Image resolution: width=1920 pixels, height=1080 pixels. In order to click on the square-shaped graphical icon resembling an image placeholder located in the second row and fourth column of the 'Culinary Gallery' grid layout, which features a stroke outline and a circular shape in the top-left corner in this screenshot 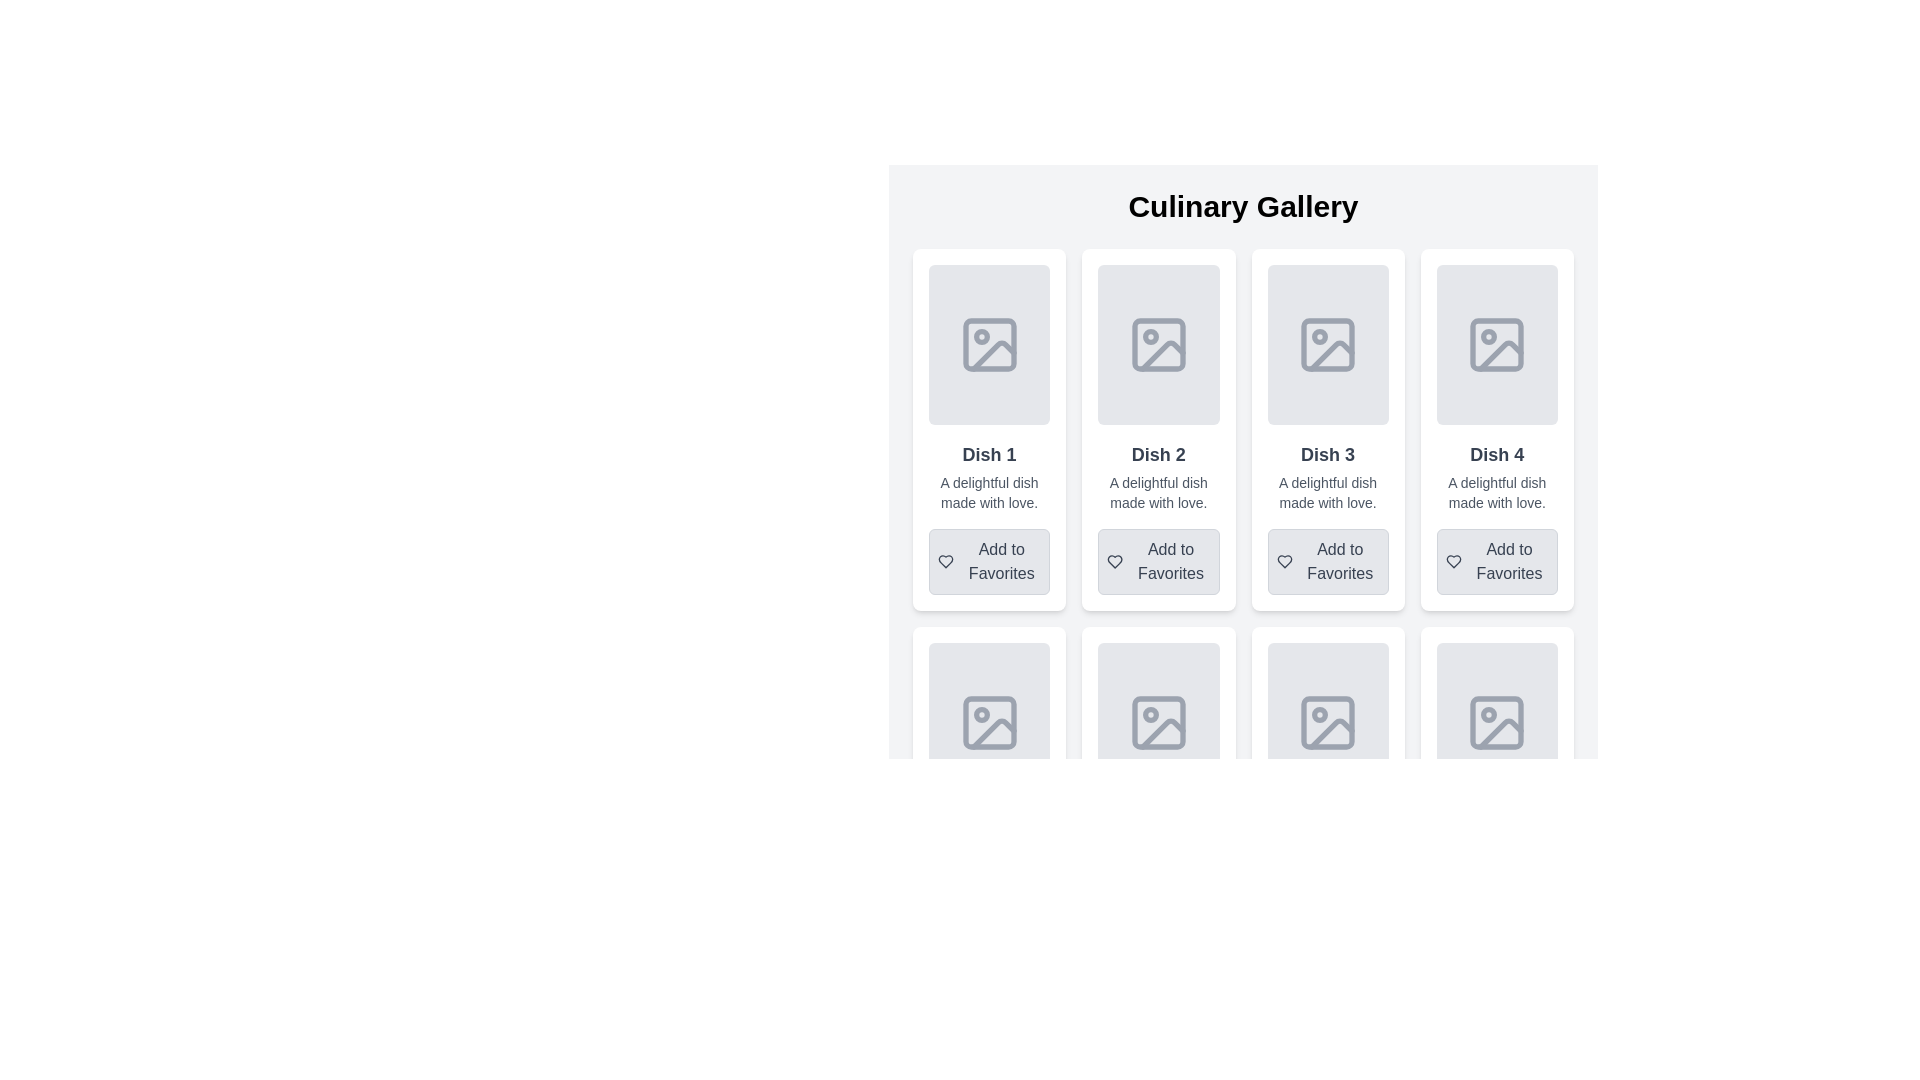, I will do `click(1328, 722)`.